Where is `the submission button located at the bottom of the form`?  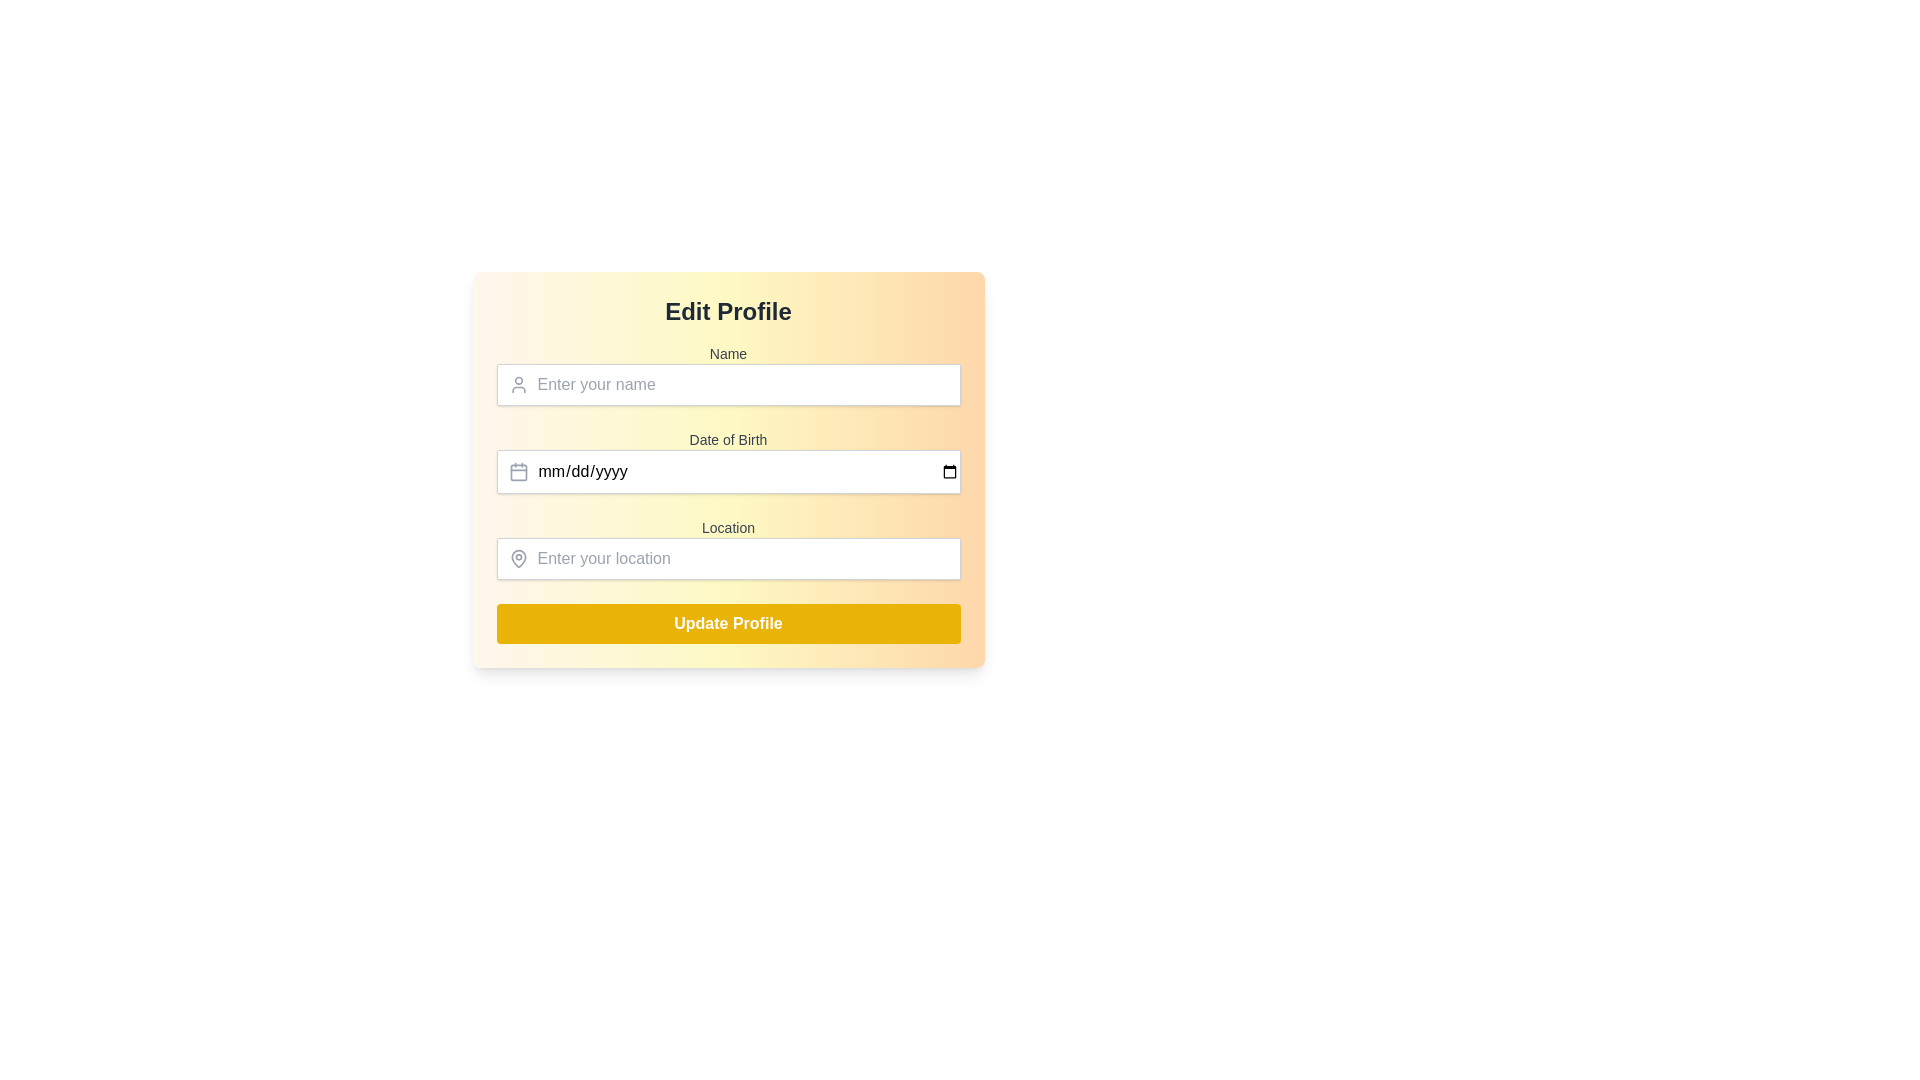 the submission button located at the bottom of the form is located at coordinates (727, 623).